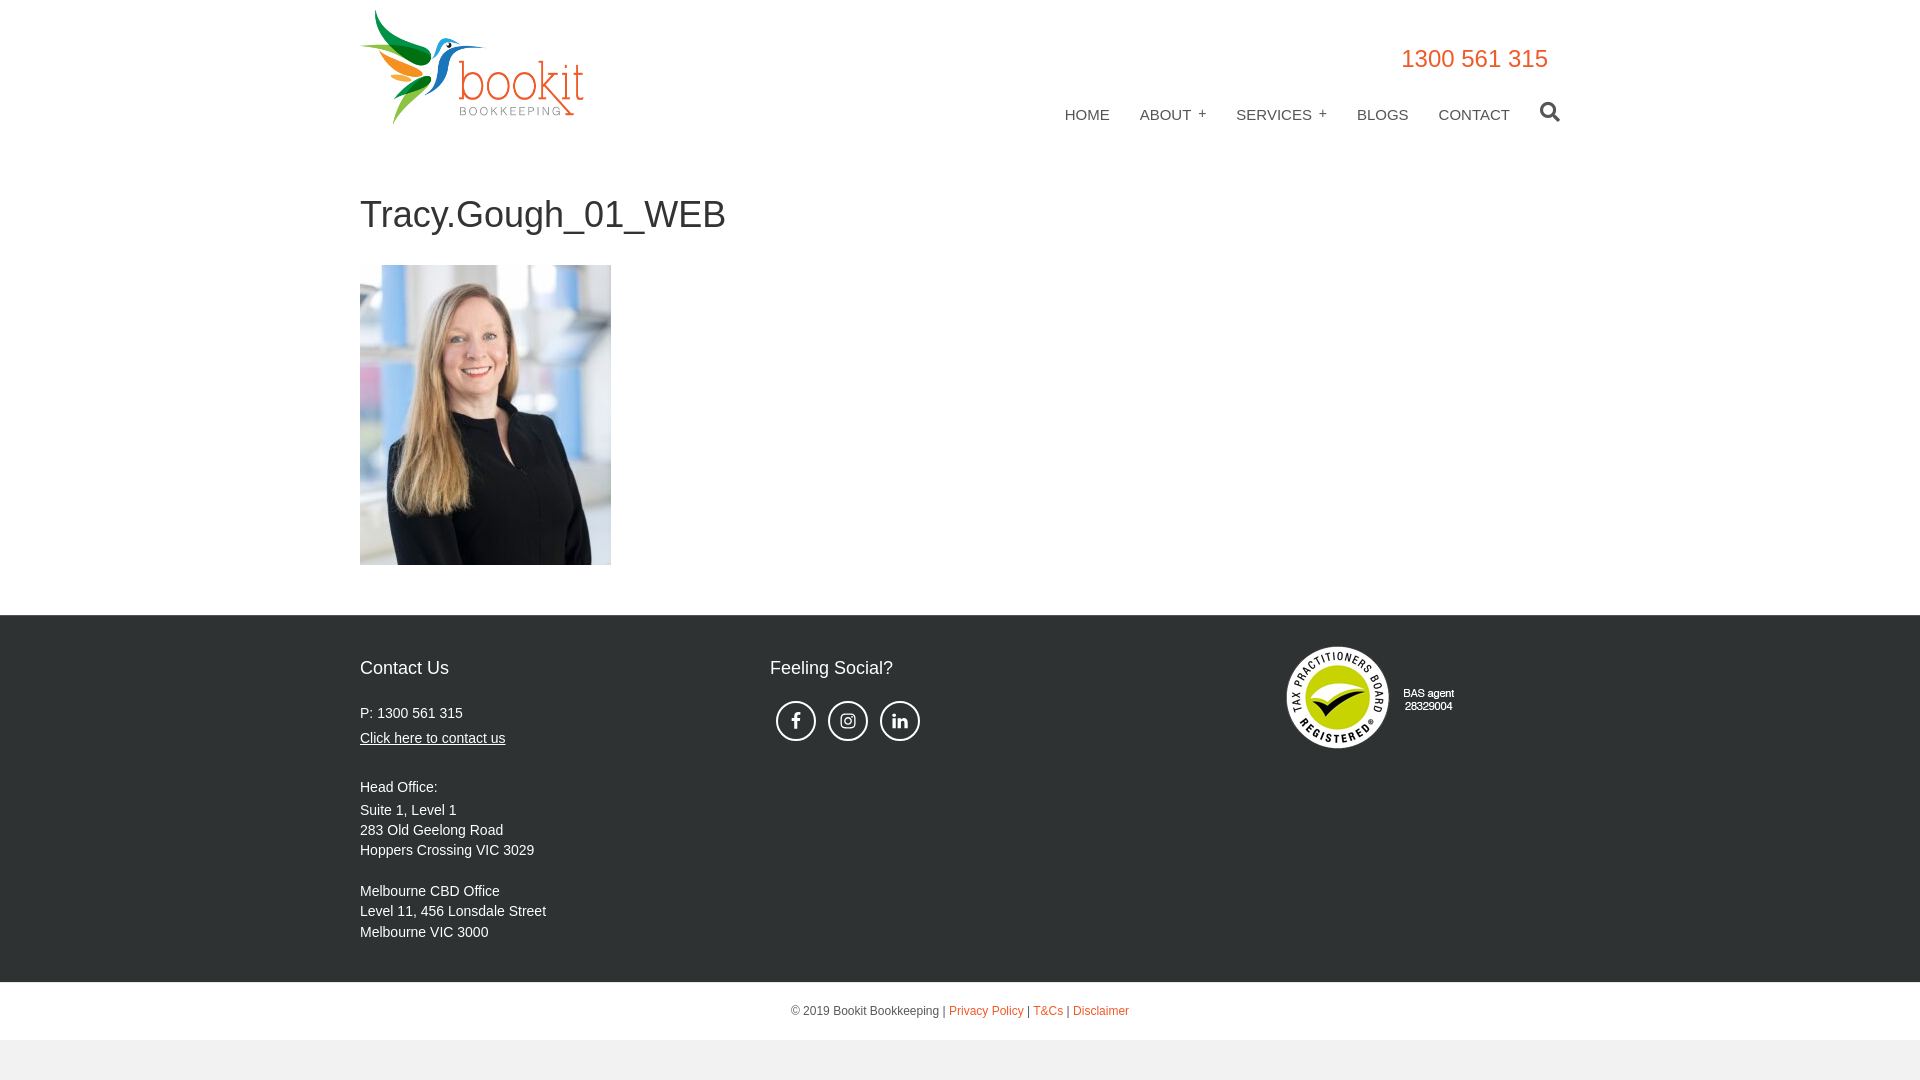 This screenshot has width=1920, height=1080. I want to click on '1300 561 315', so click(377, 712).